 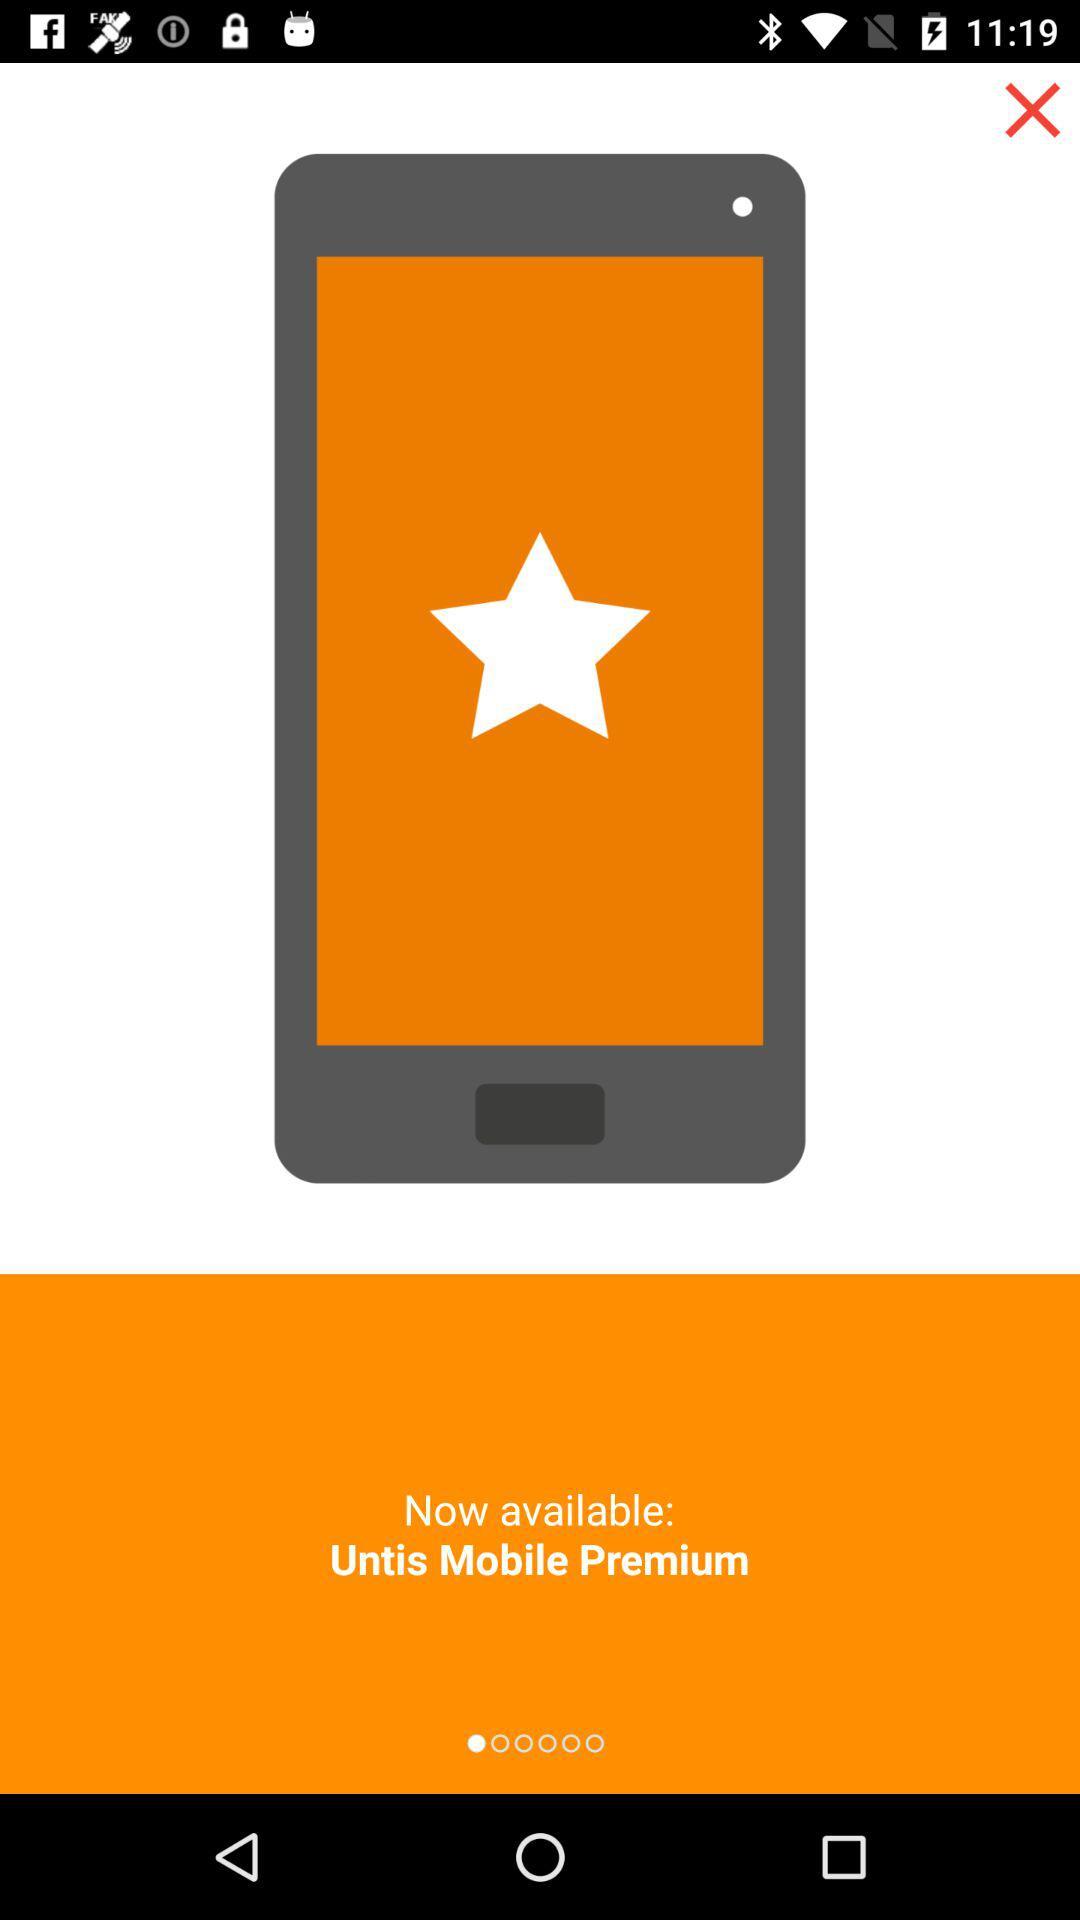 I want to click on the close icon, so click(x=1032, y=109).